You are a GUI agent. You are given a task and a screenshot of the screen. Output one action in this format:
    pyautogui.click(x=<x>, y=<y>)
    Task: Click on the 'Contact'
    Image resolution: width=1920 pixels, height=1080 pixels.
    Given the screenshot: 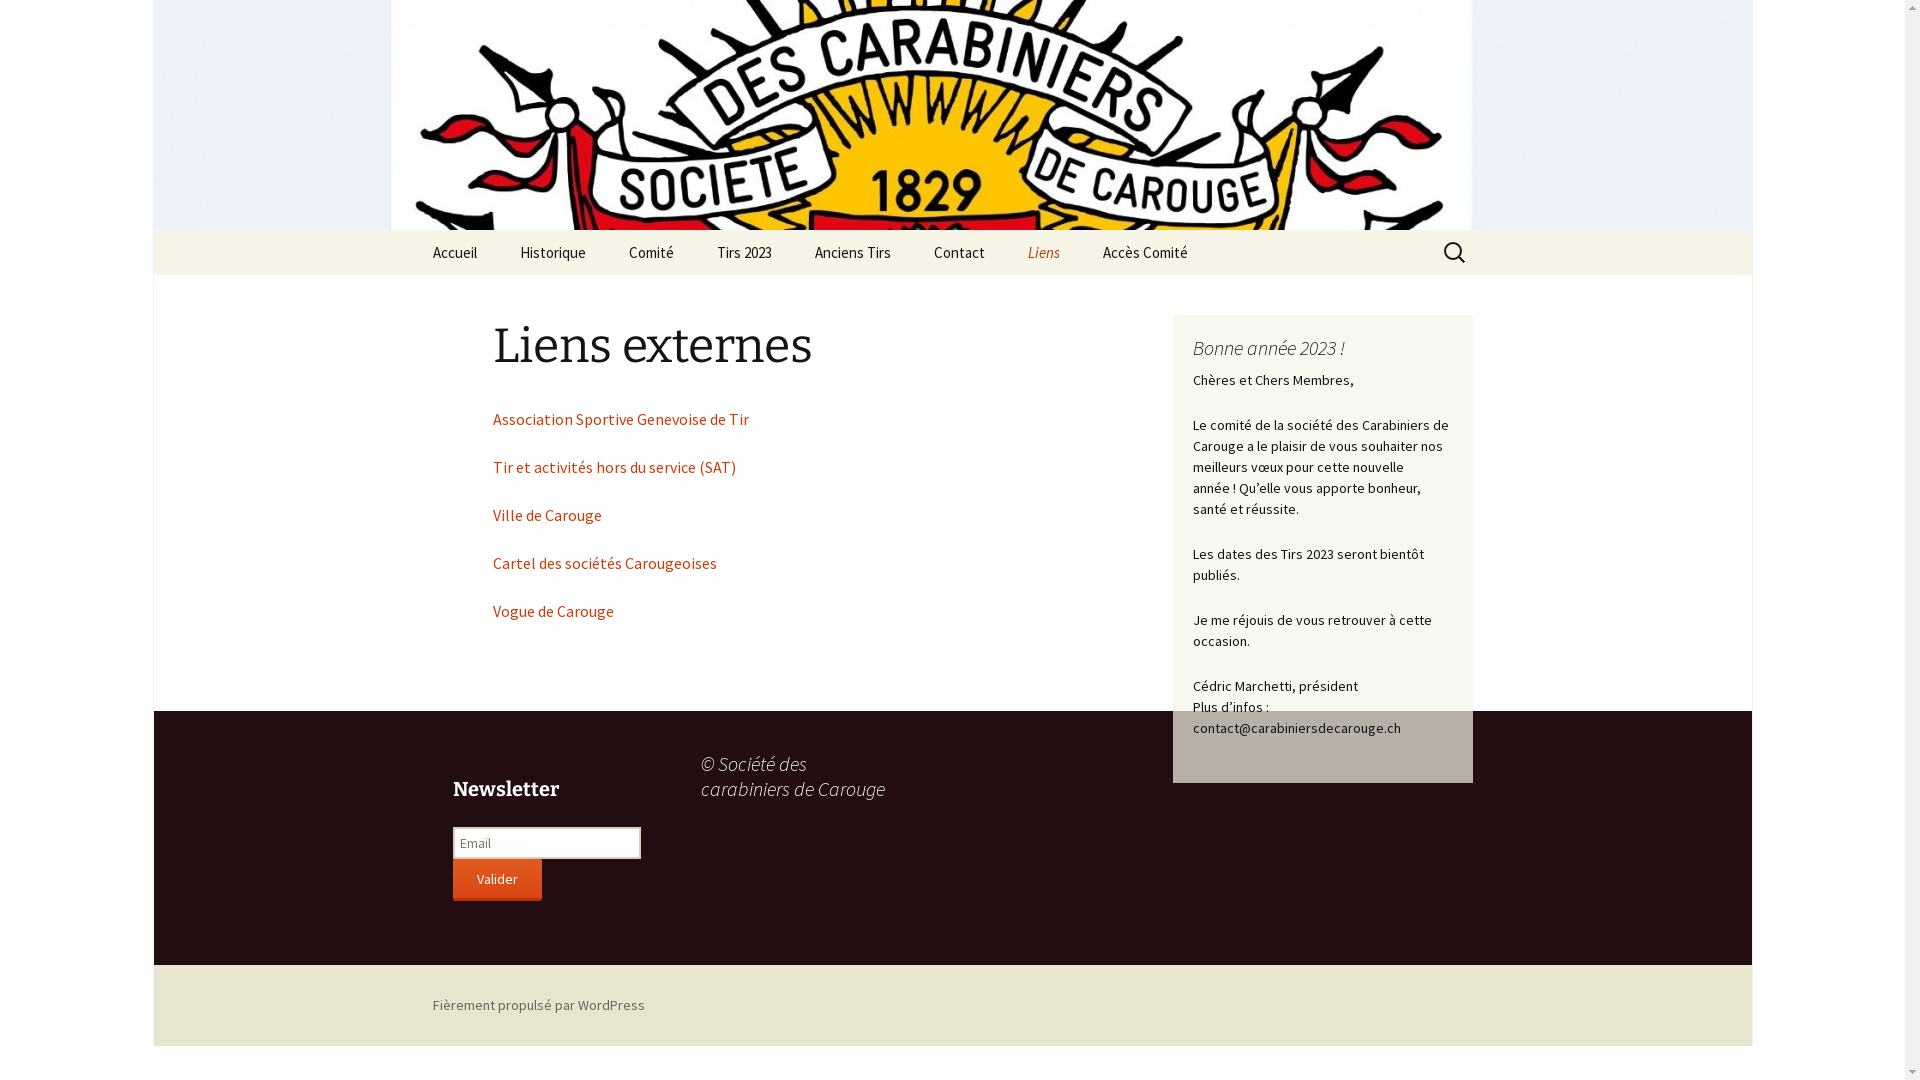 What is the action you would take?
    pyautogui.click(x=958, y=251)
    